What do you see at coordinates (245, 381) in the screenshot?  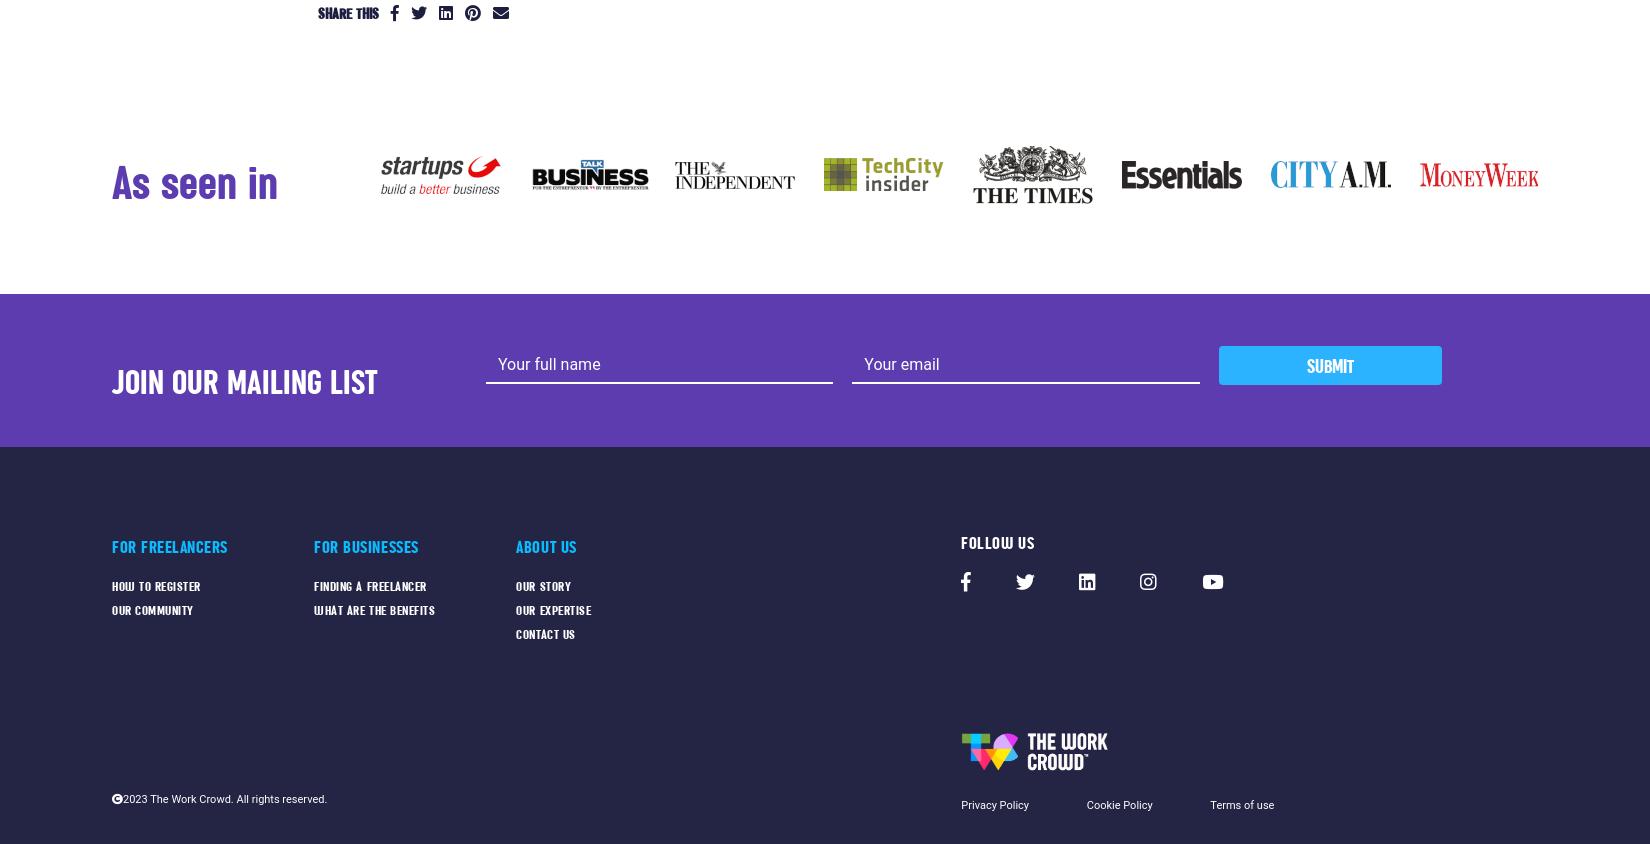 I see `'JOIN OUR MAILING LIST'` at bounding box center [245, 381].